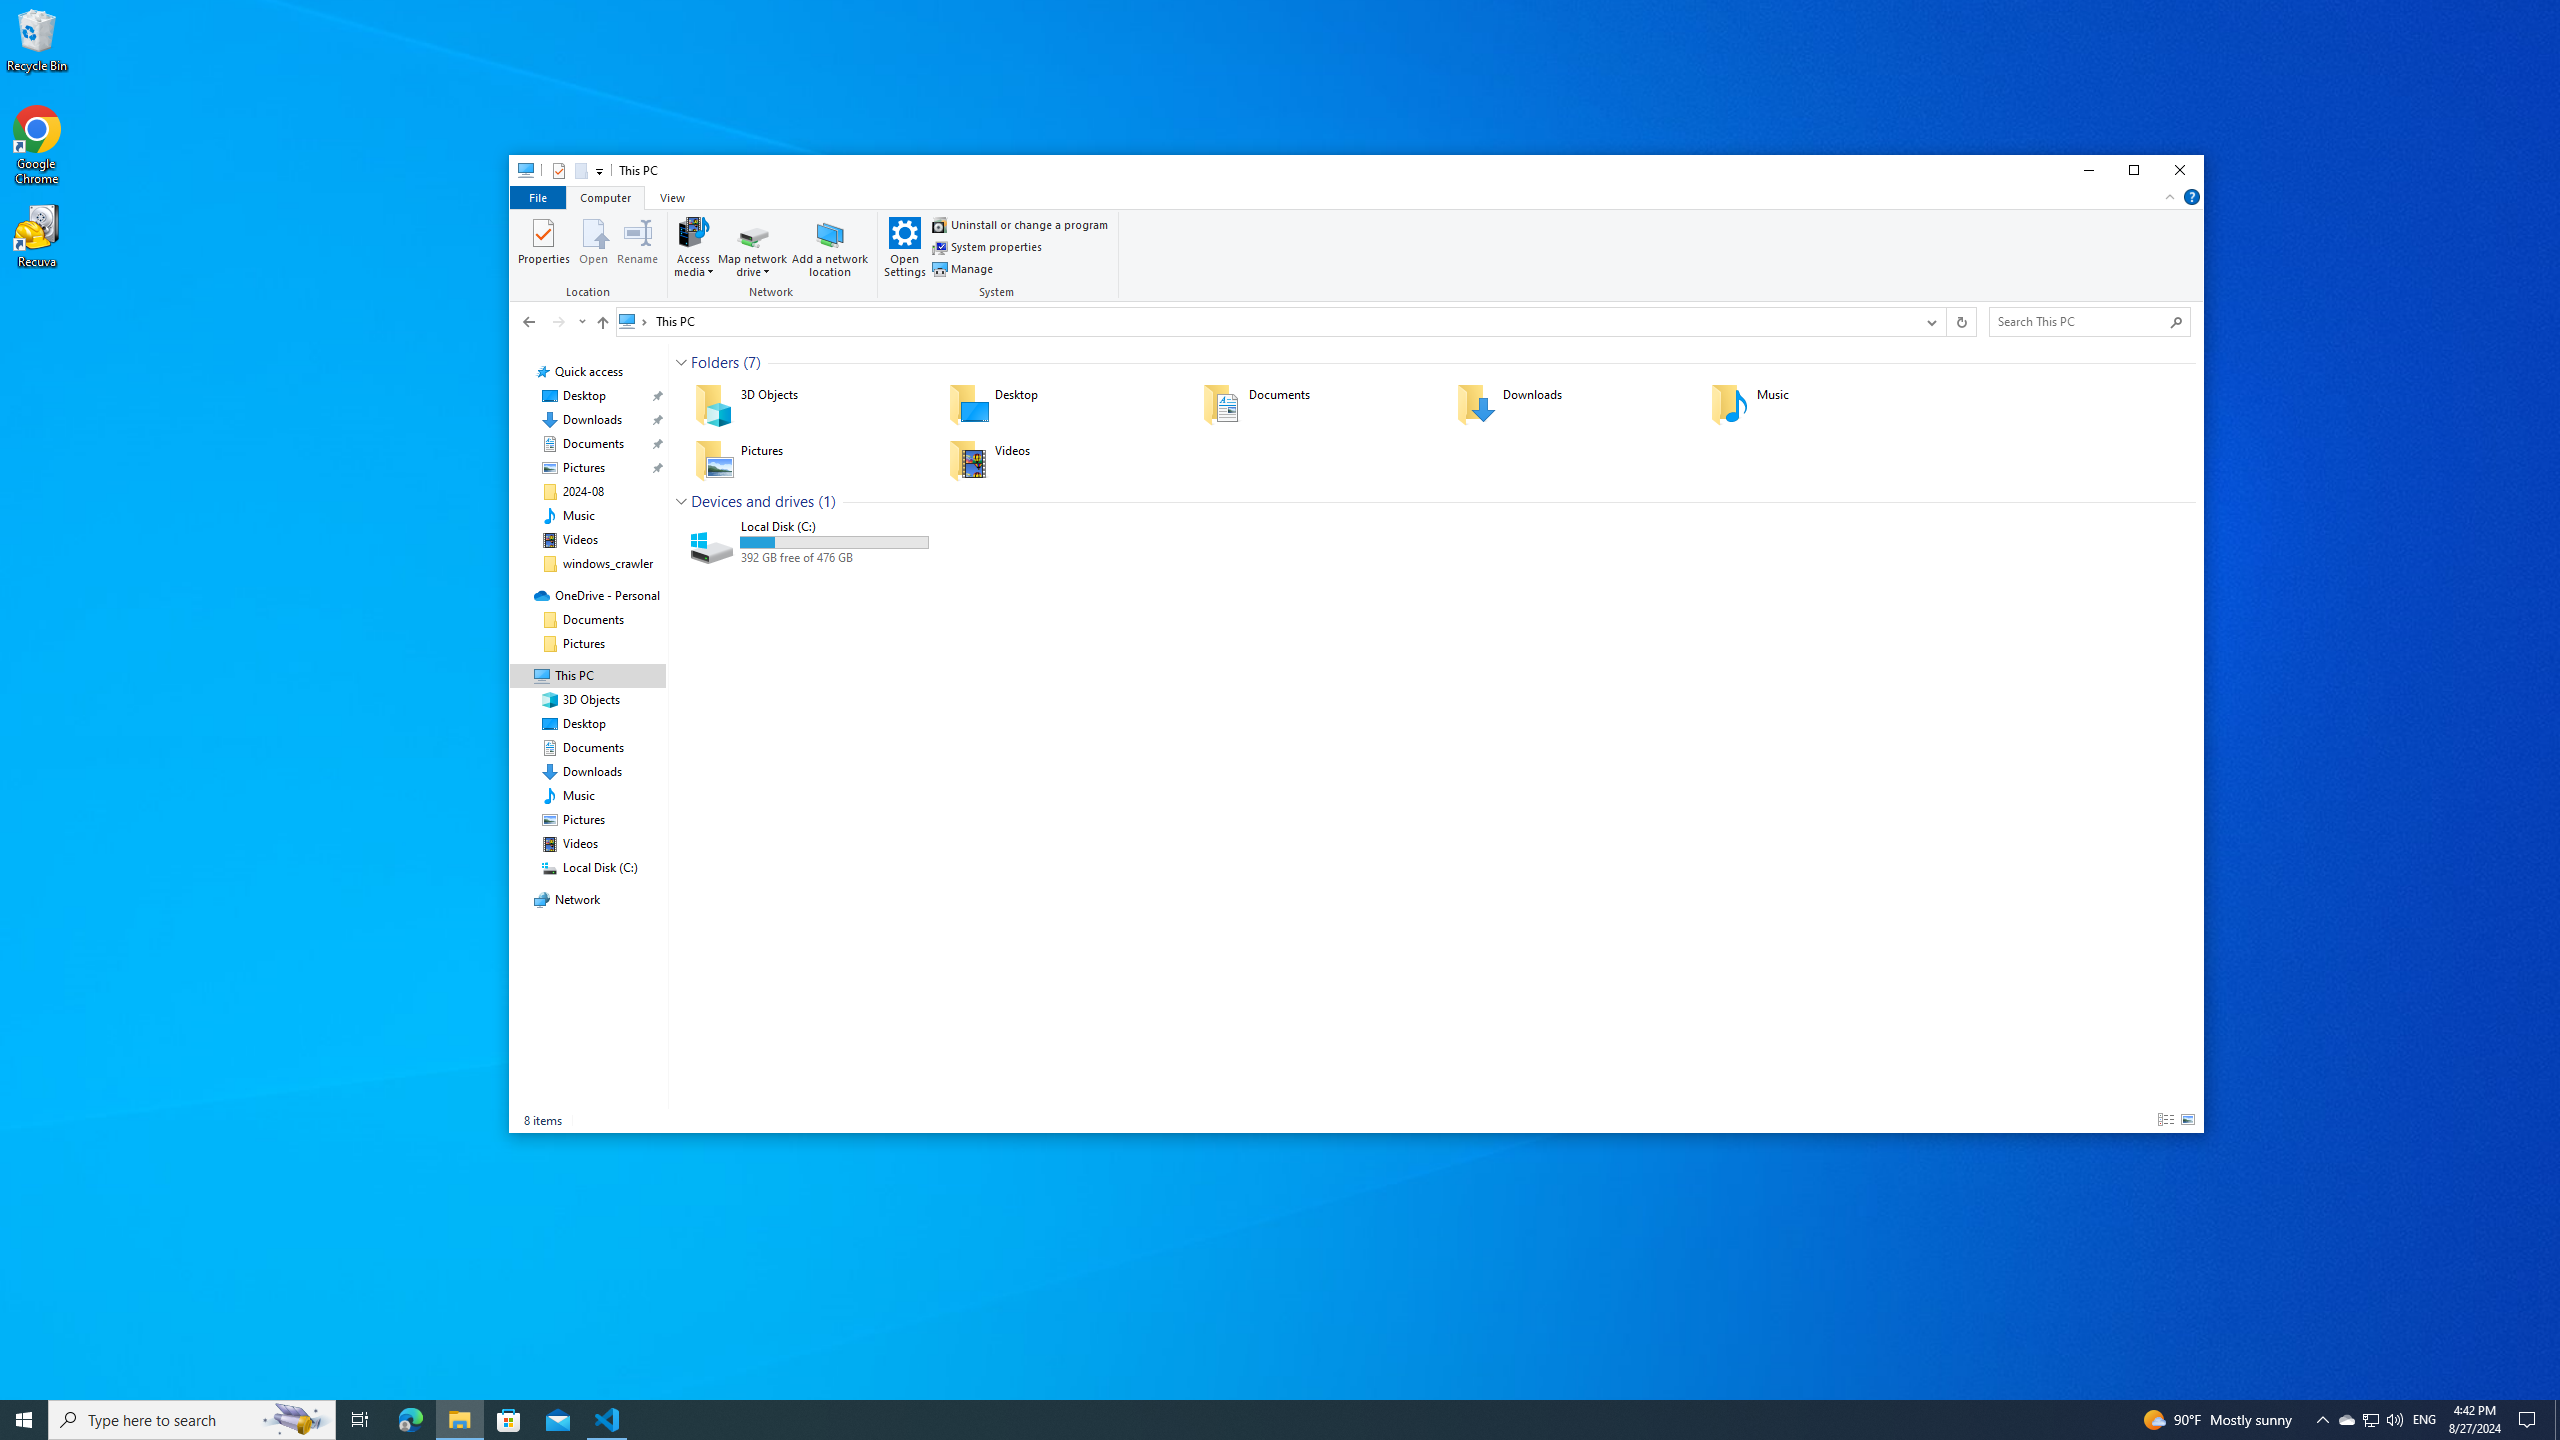  Describe the element at coordinates (1569, 402) in the screenshot. I see `'Downloads'` at that location.